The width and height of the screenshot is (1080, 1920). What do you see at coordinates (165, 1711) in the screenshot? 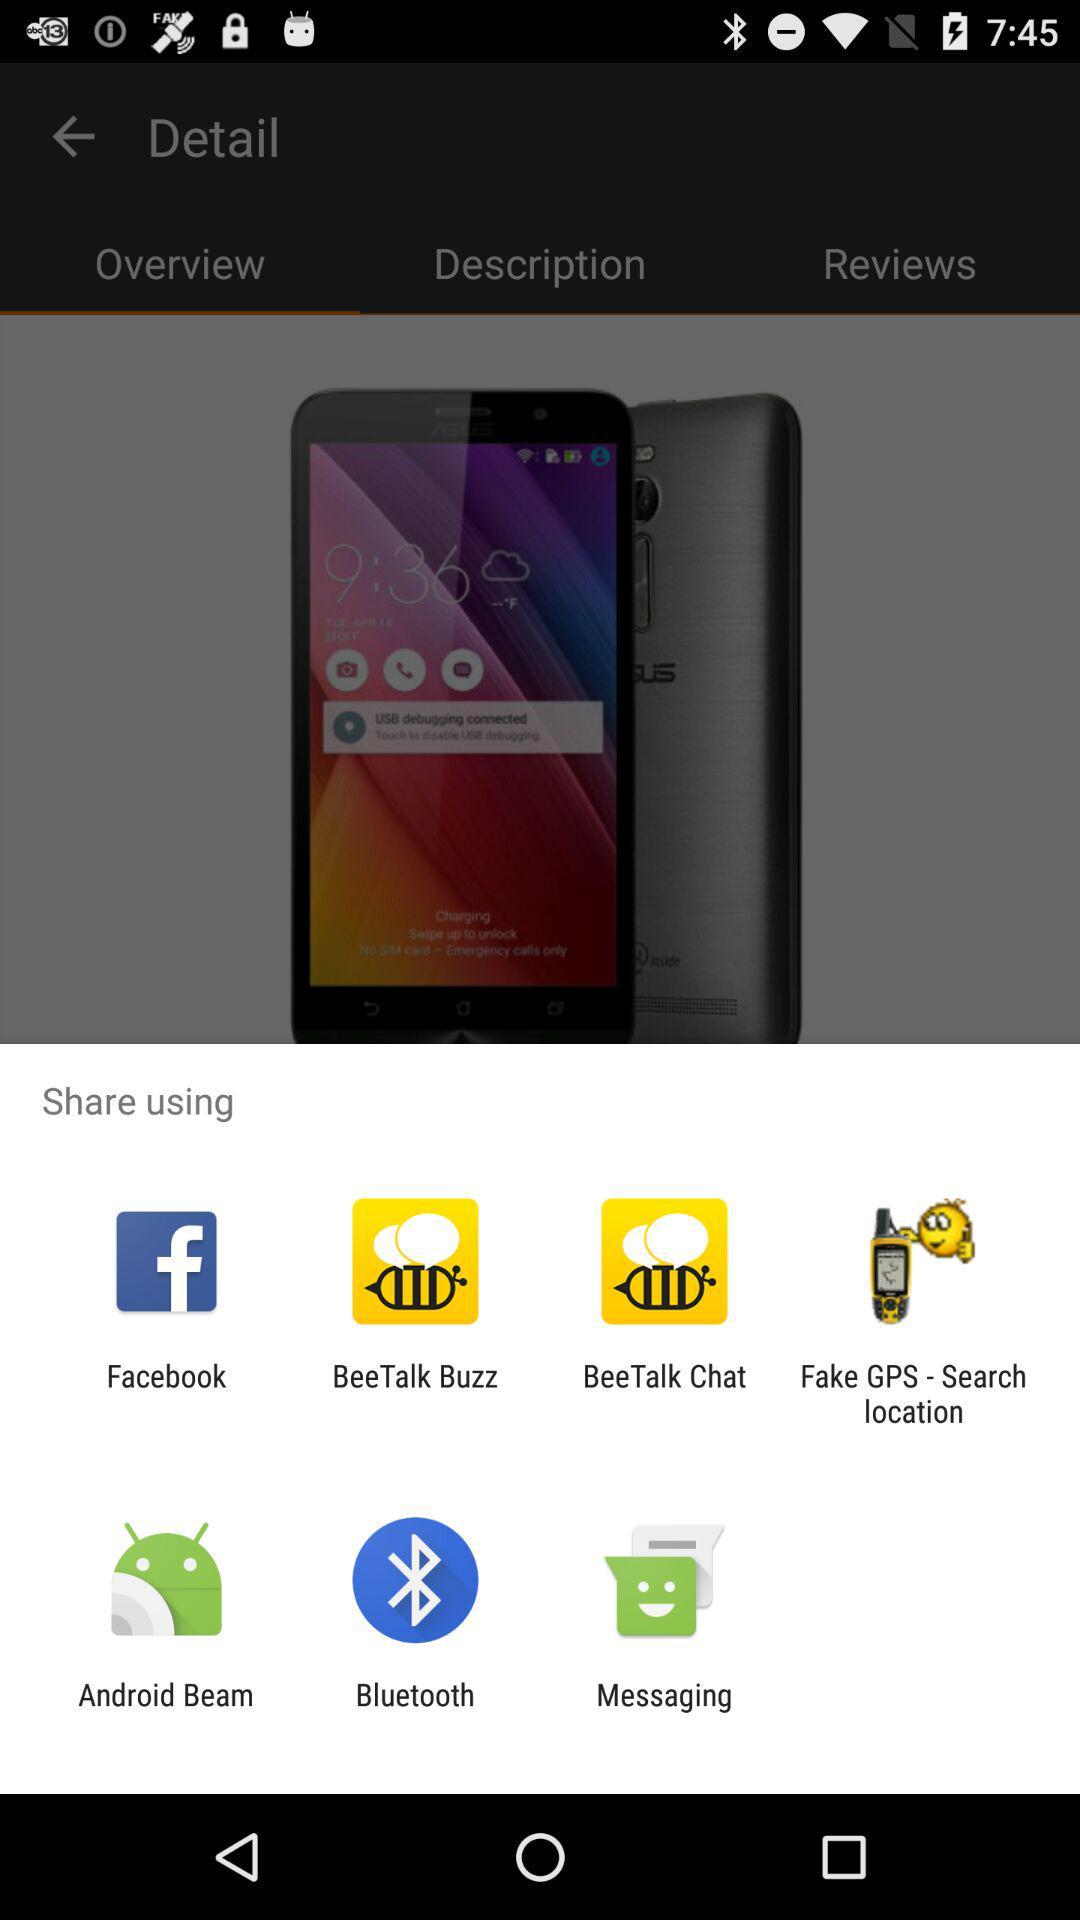
I see `the icon next to the bluetooth item` at bounding box center [165, 1711].